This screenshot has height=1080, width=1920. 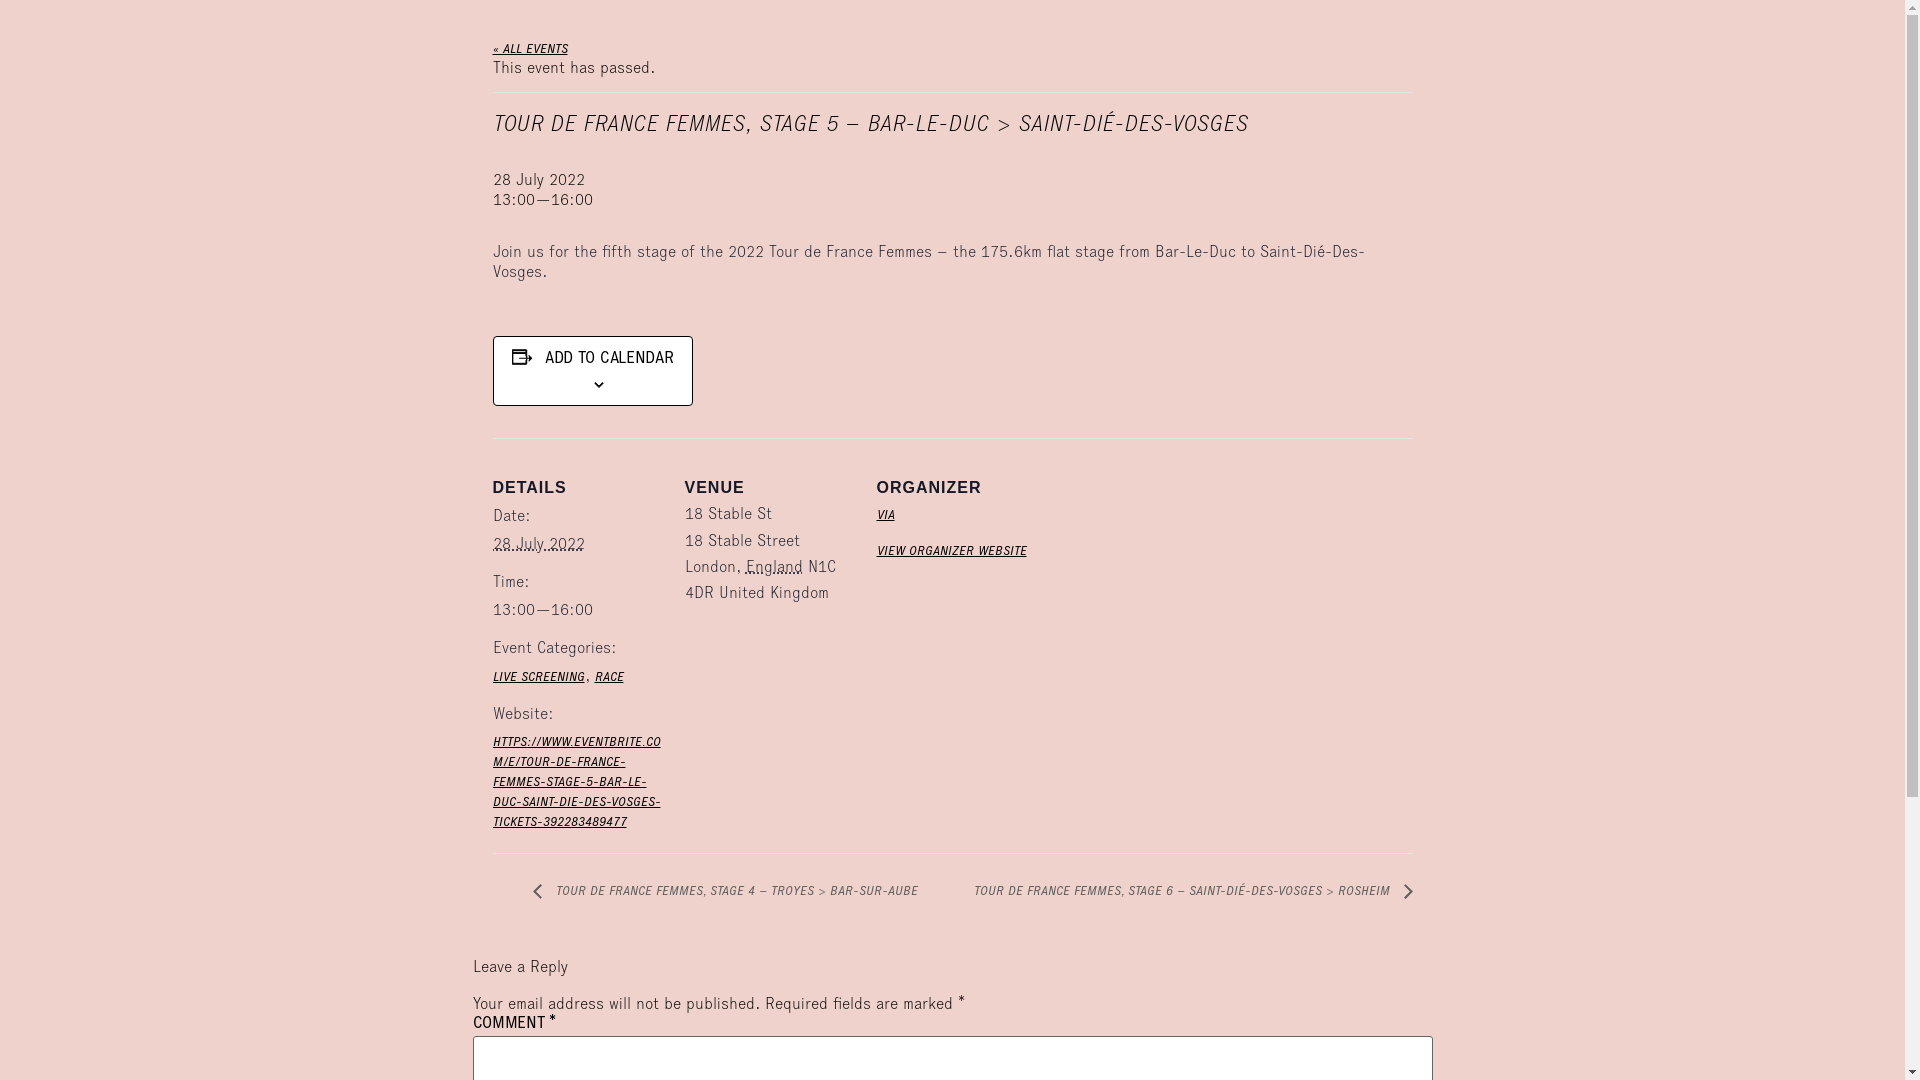 What do you see at coordinates (608, 360) in the screenshot?
I see `'ADD TO CALENDAR'` at bounding box center [608, 360].